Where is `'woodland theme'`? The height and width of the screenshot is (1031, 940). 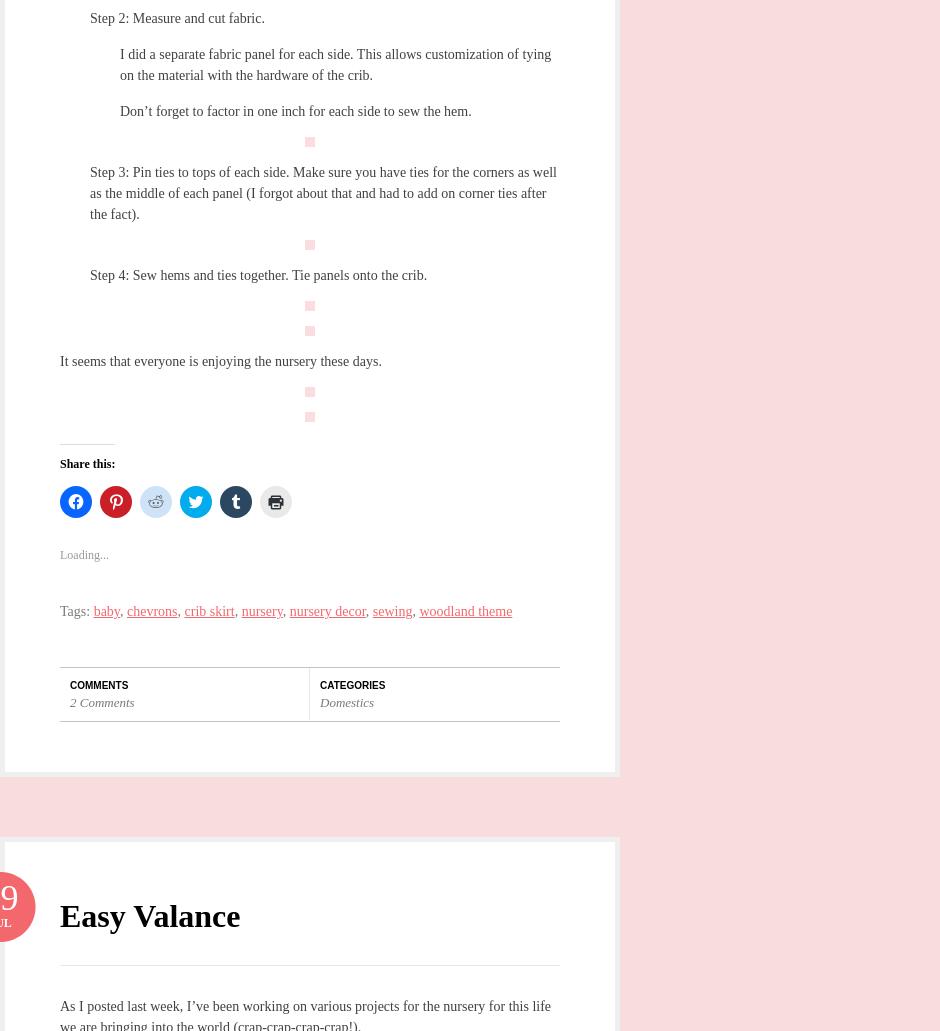 'woodland theme' is located at coordinates (464, 610).